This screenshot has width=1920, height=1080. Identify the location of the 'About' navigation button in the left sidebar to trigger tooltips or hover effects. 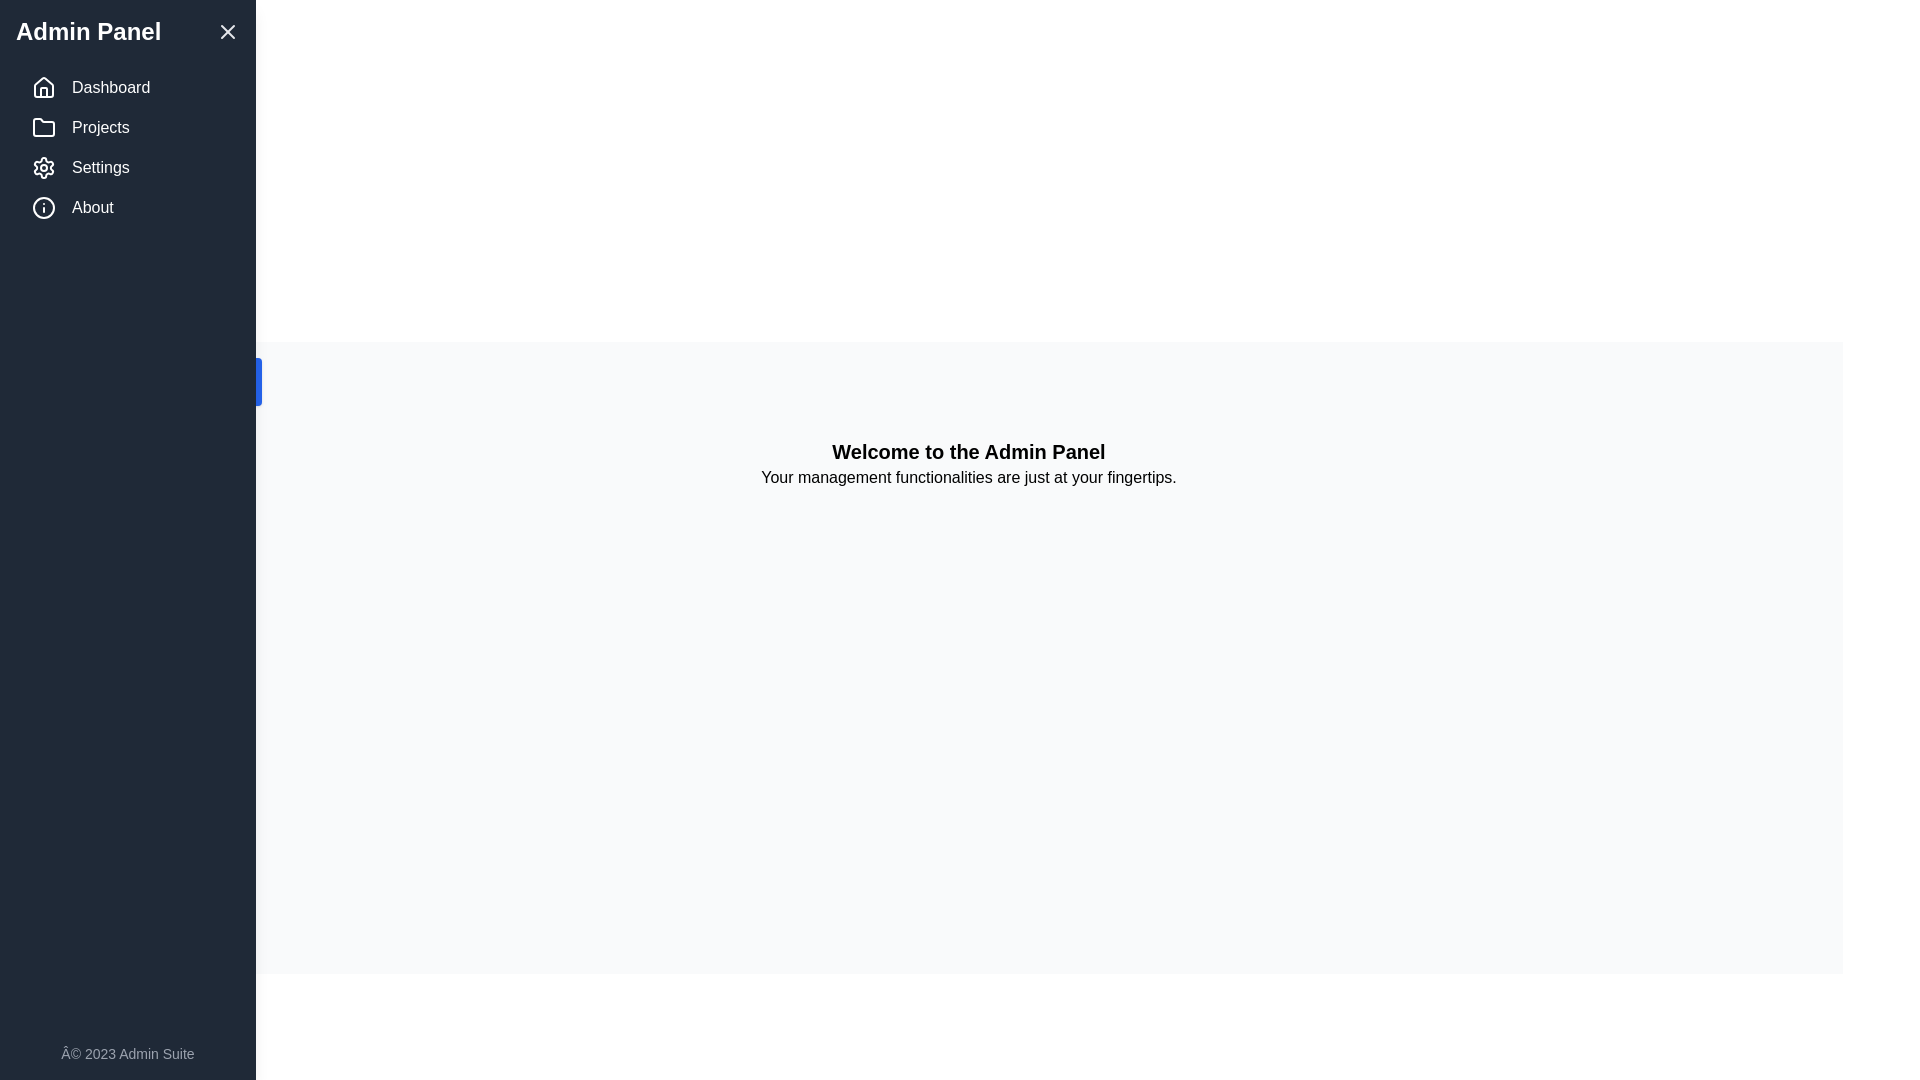
(127, 208).